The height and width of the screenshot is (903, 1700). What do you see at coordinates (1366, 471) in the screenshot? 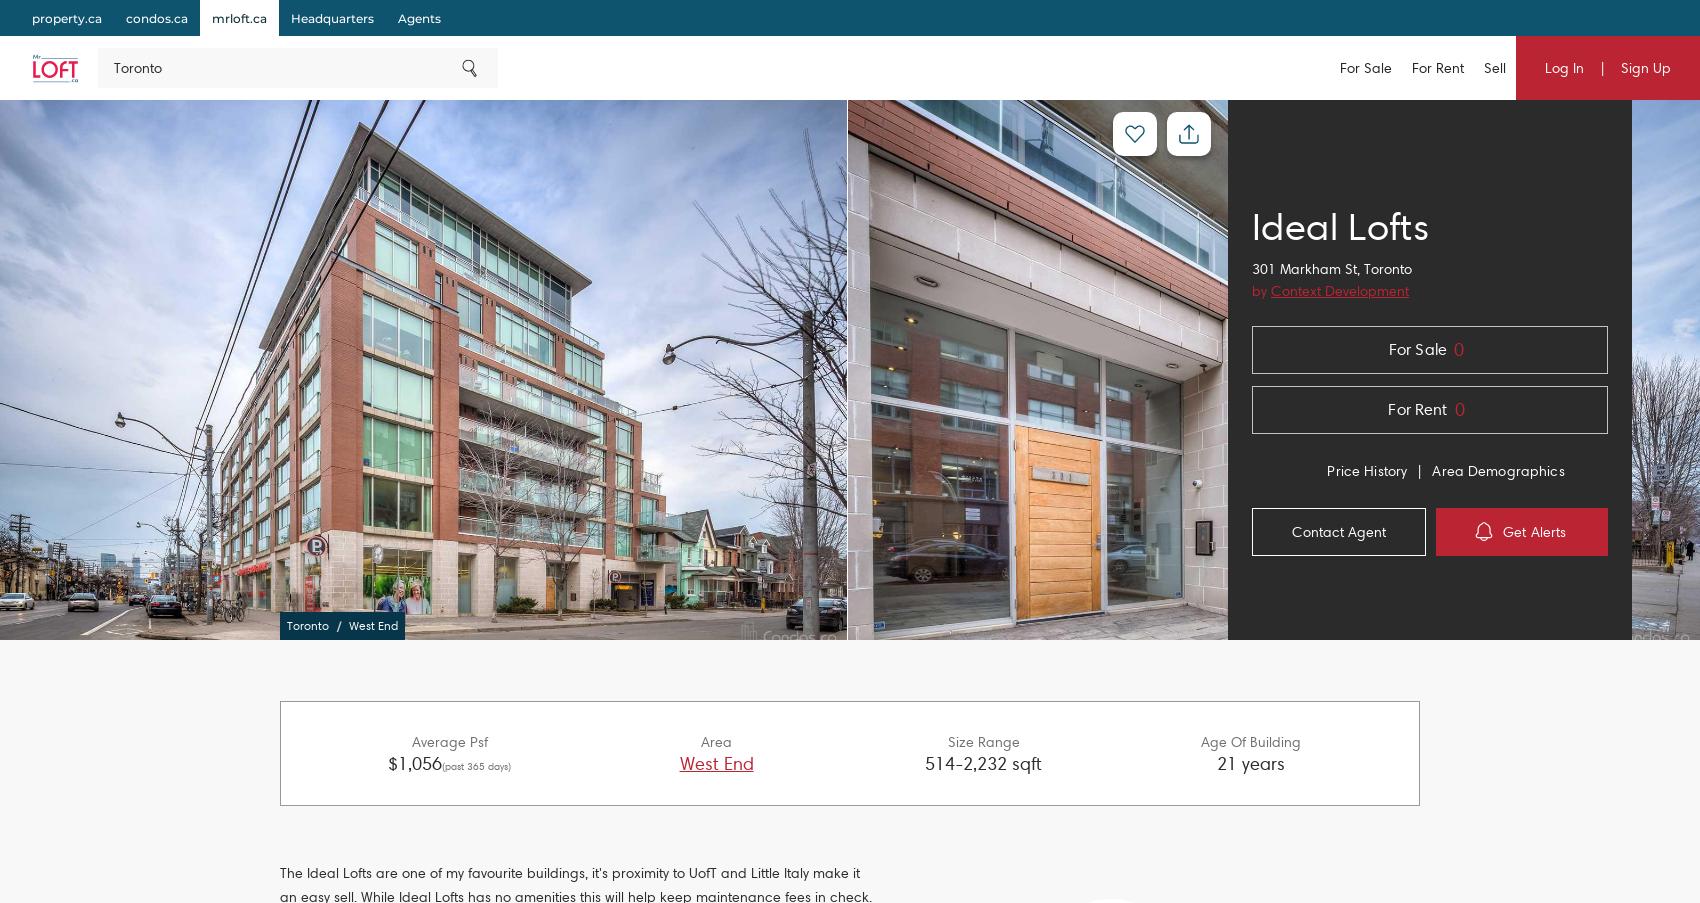
I see `'Price History'` at bounding box center [1366, 471].